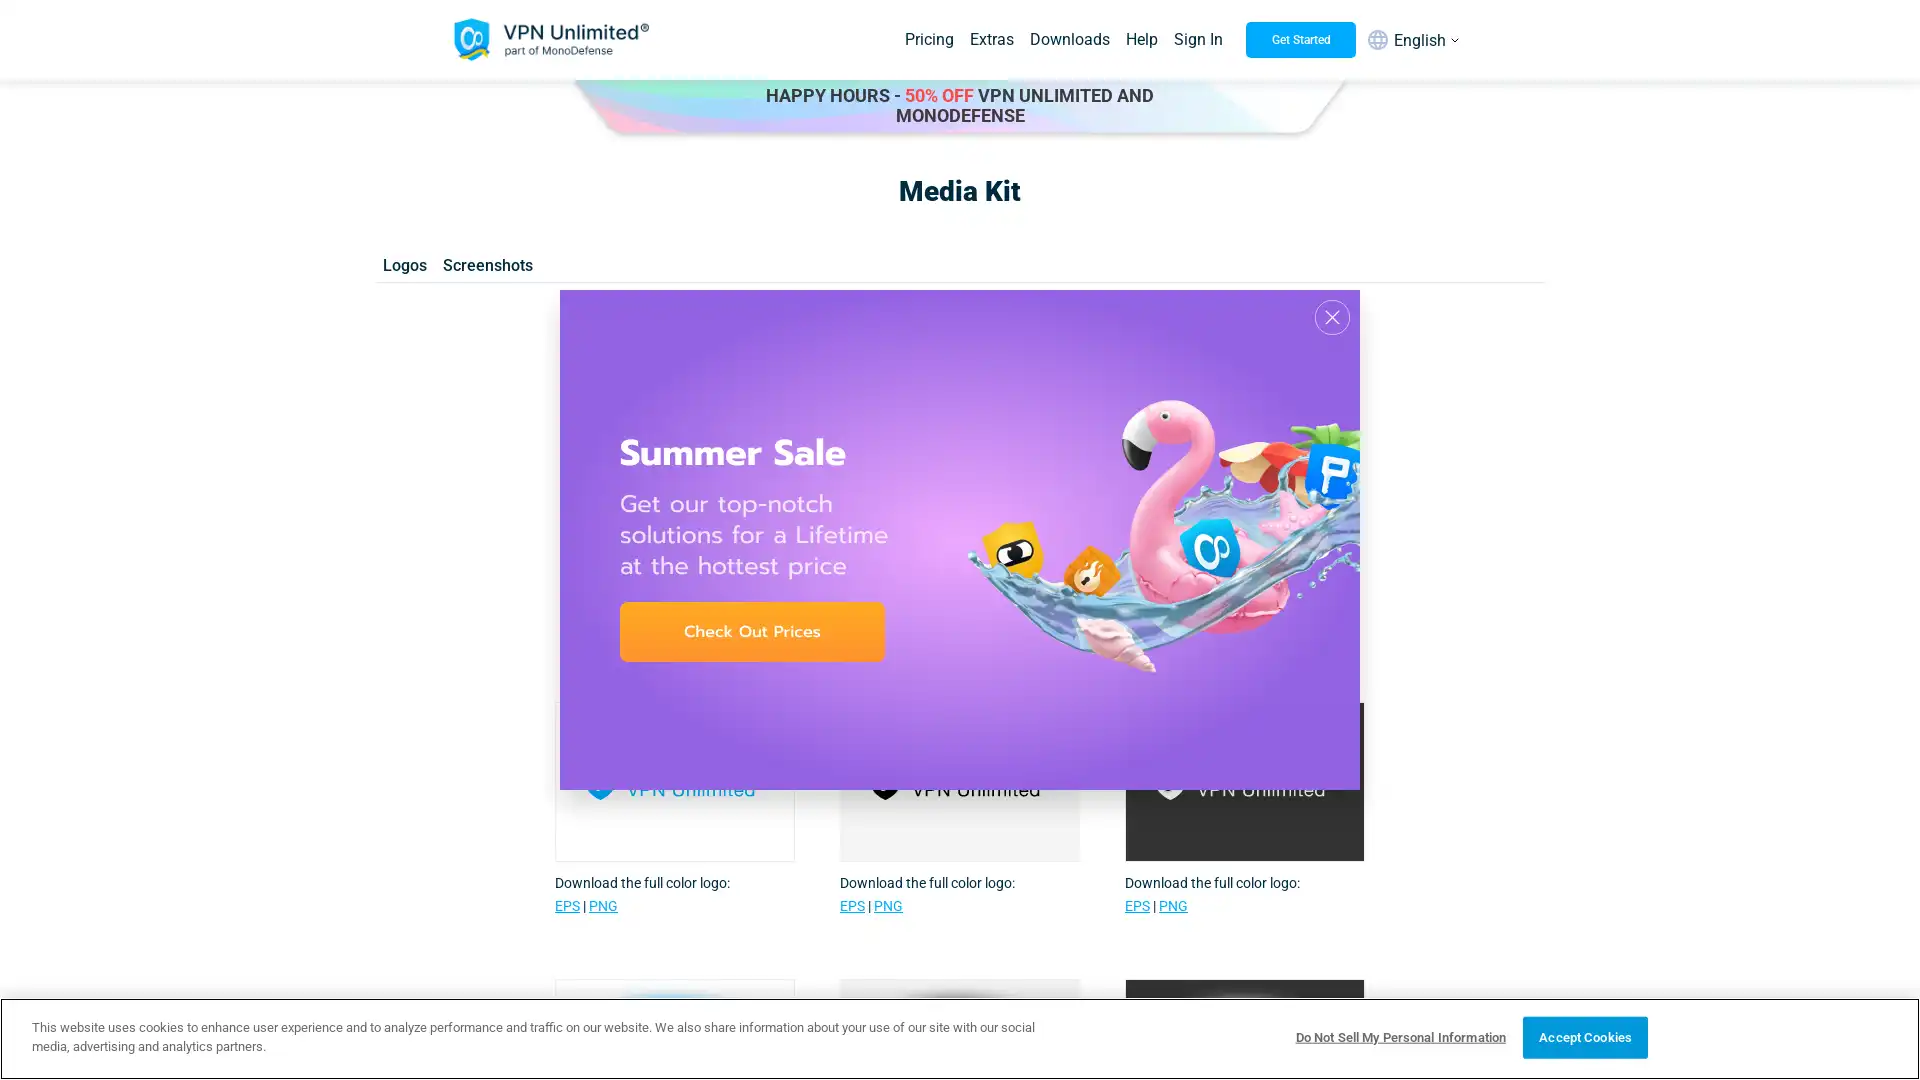  Describe the element at coordinates (1584, 1036) in the screenshot. I see `Accept Cookies` at that location.